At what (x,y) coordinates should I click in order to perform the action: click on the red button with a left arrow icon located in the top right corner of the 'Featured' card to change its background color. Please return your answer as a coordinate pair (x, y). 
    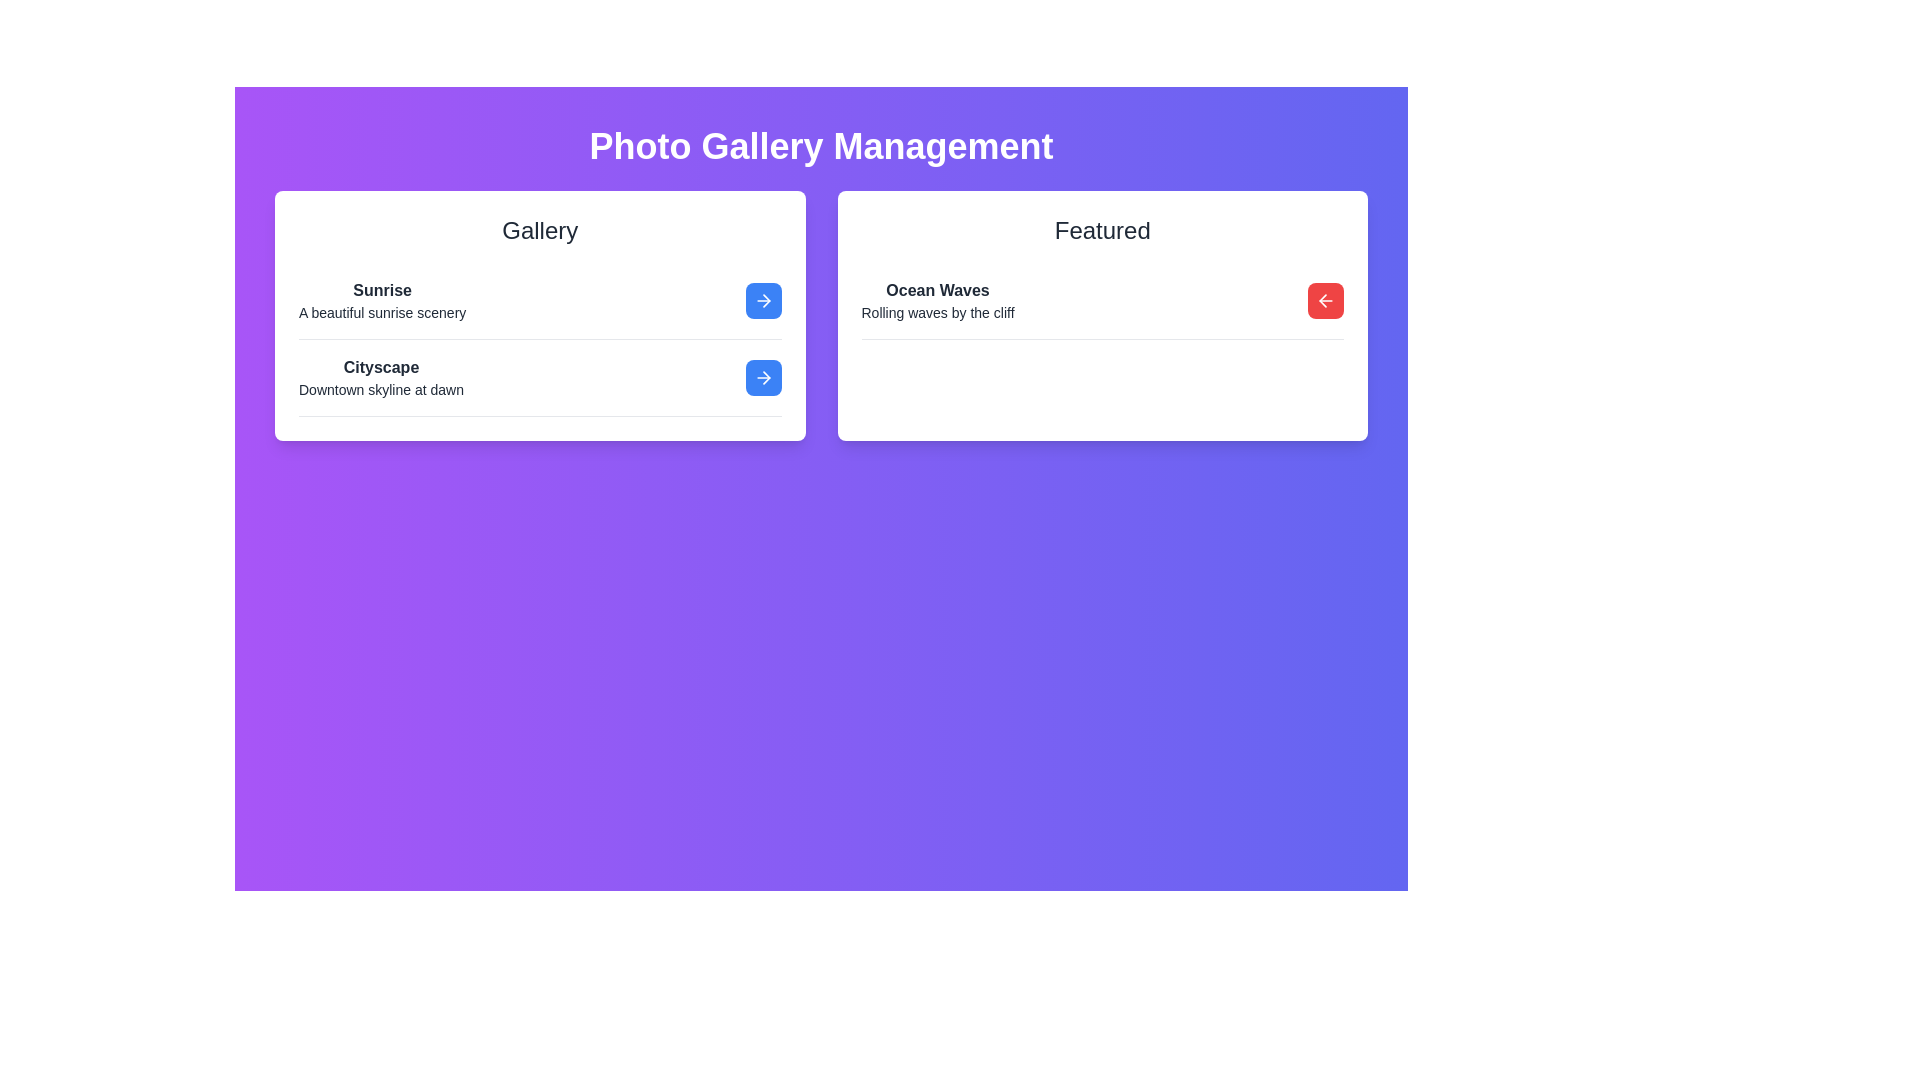
    Looking at the image, I should click on (1325, 300).